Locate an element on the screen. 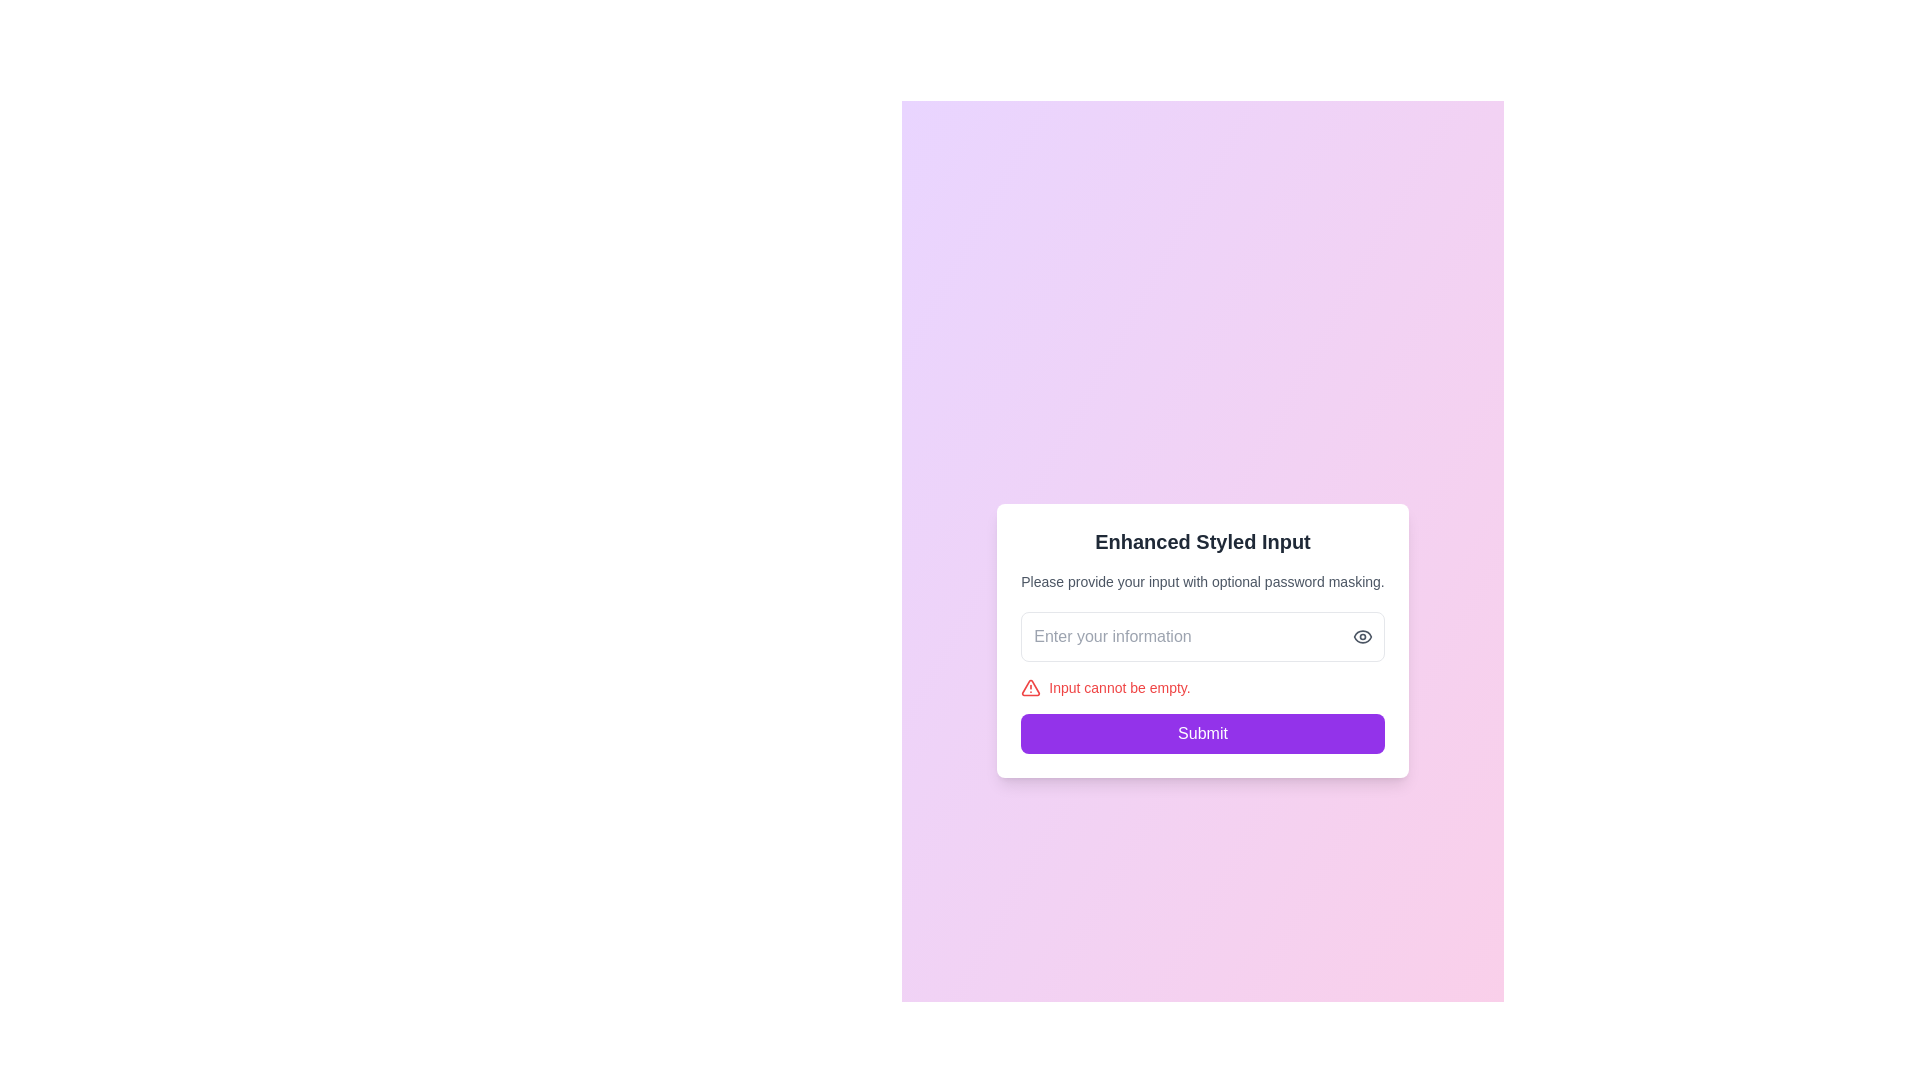 The width and height of the screenshot is (1920, 1080). the informational text that reads 'Please provide your input with optional password masking.' which is styled in small gray font and located below the heading 'Enhanced Styled Input.' is located at coordinates (1202, 582).